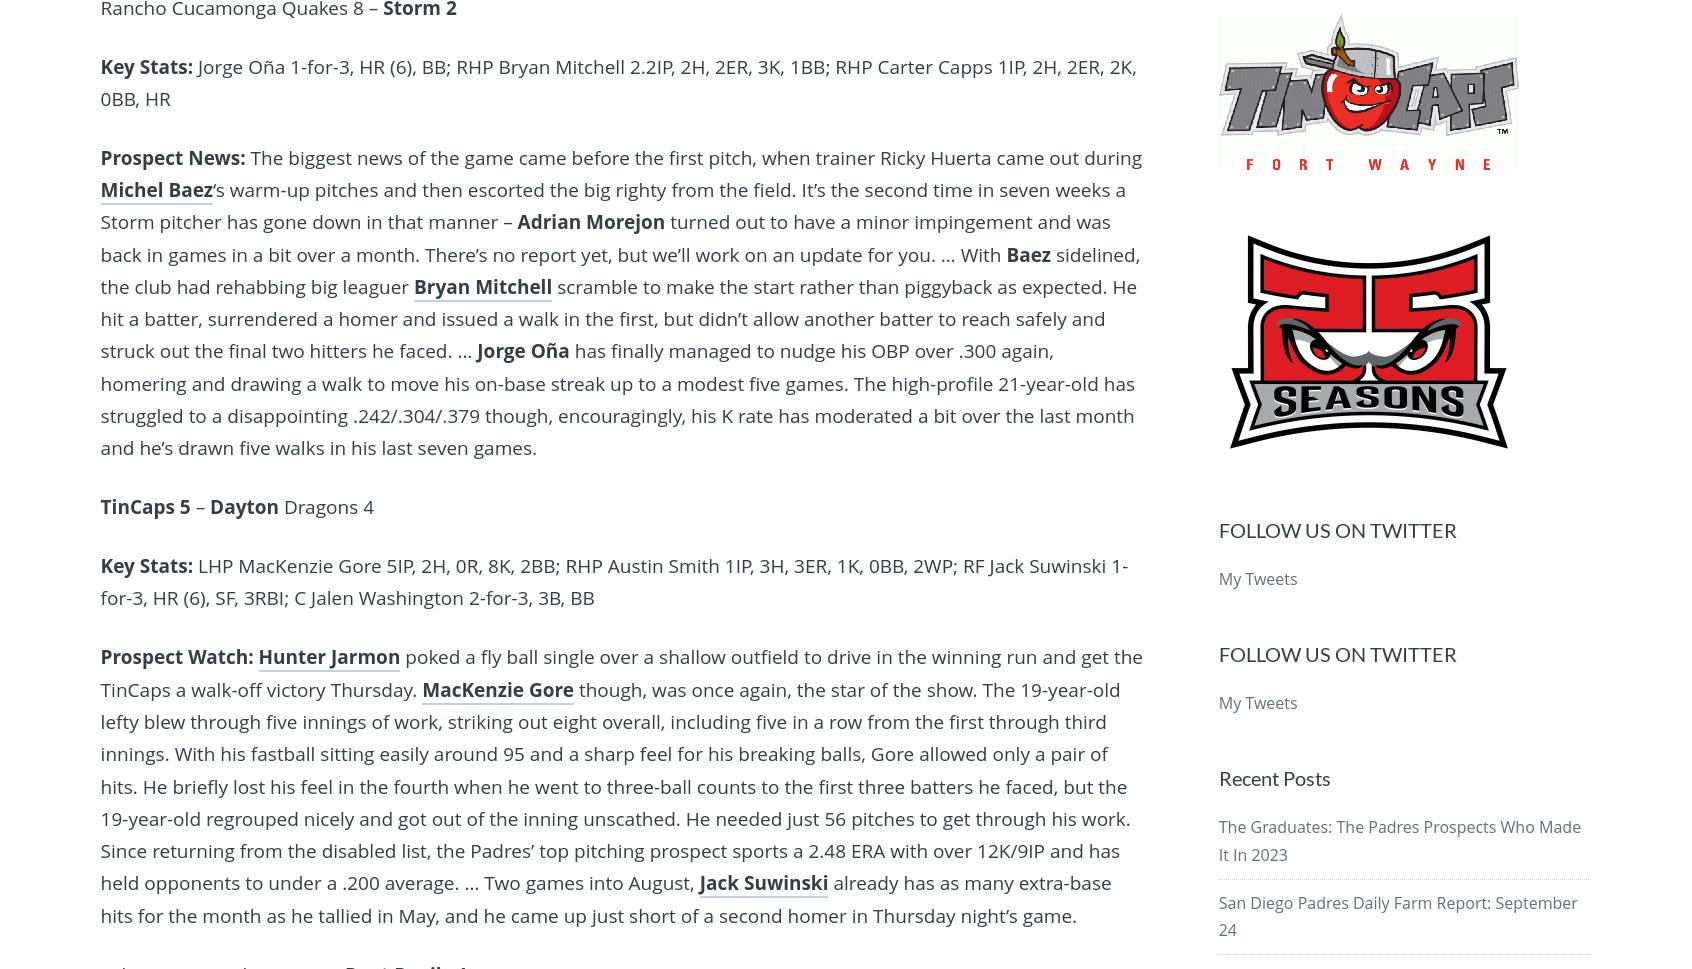 The image size is (1692, 969). What do you see at coordinates (617, 317) in the screenshot?
I see `'scramble to make the start rather than piggyback as expected. He hit a batter, surrendered a homer and issued a walk in the first, but didn’t allow another batter to reach safely and struck out the final two hitters he faced. …'` at bounding box center [617, 317].